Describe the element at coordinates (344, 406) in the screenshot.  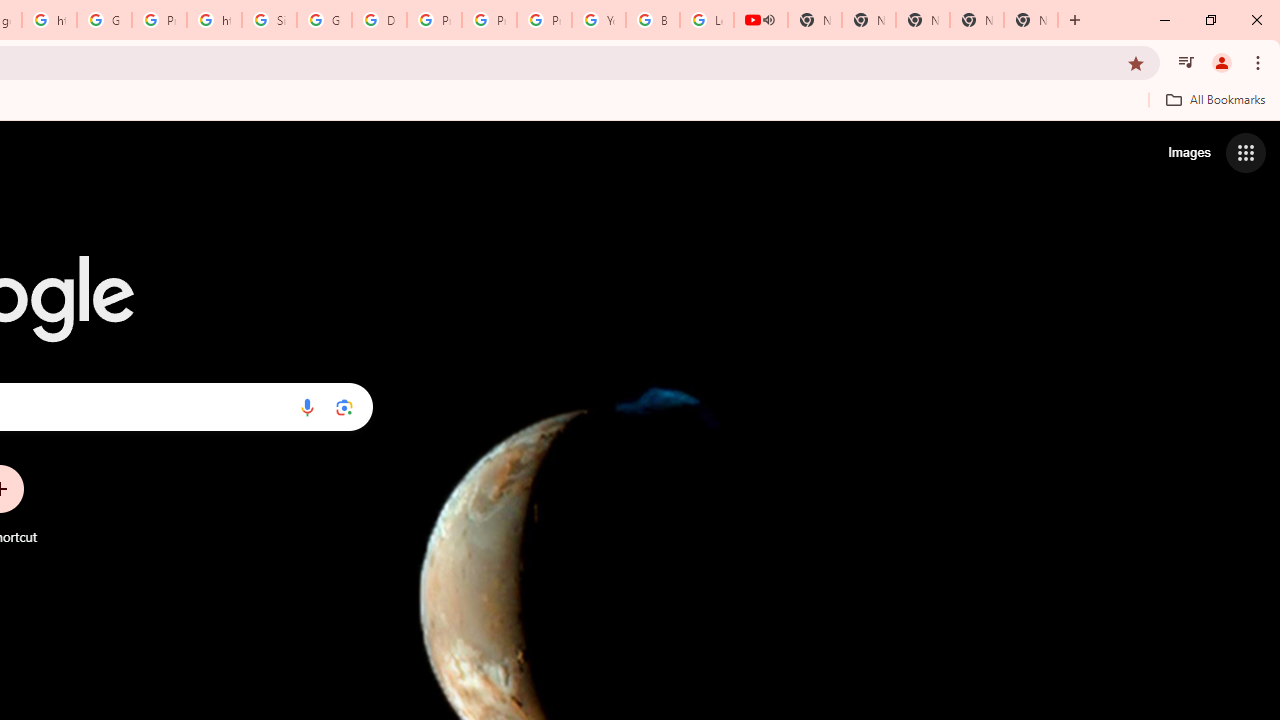
I see `'Search by image'` at that location.